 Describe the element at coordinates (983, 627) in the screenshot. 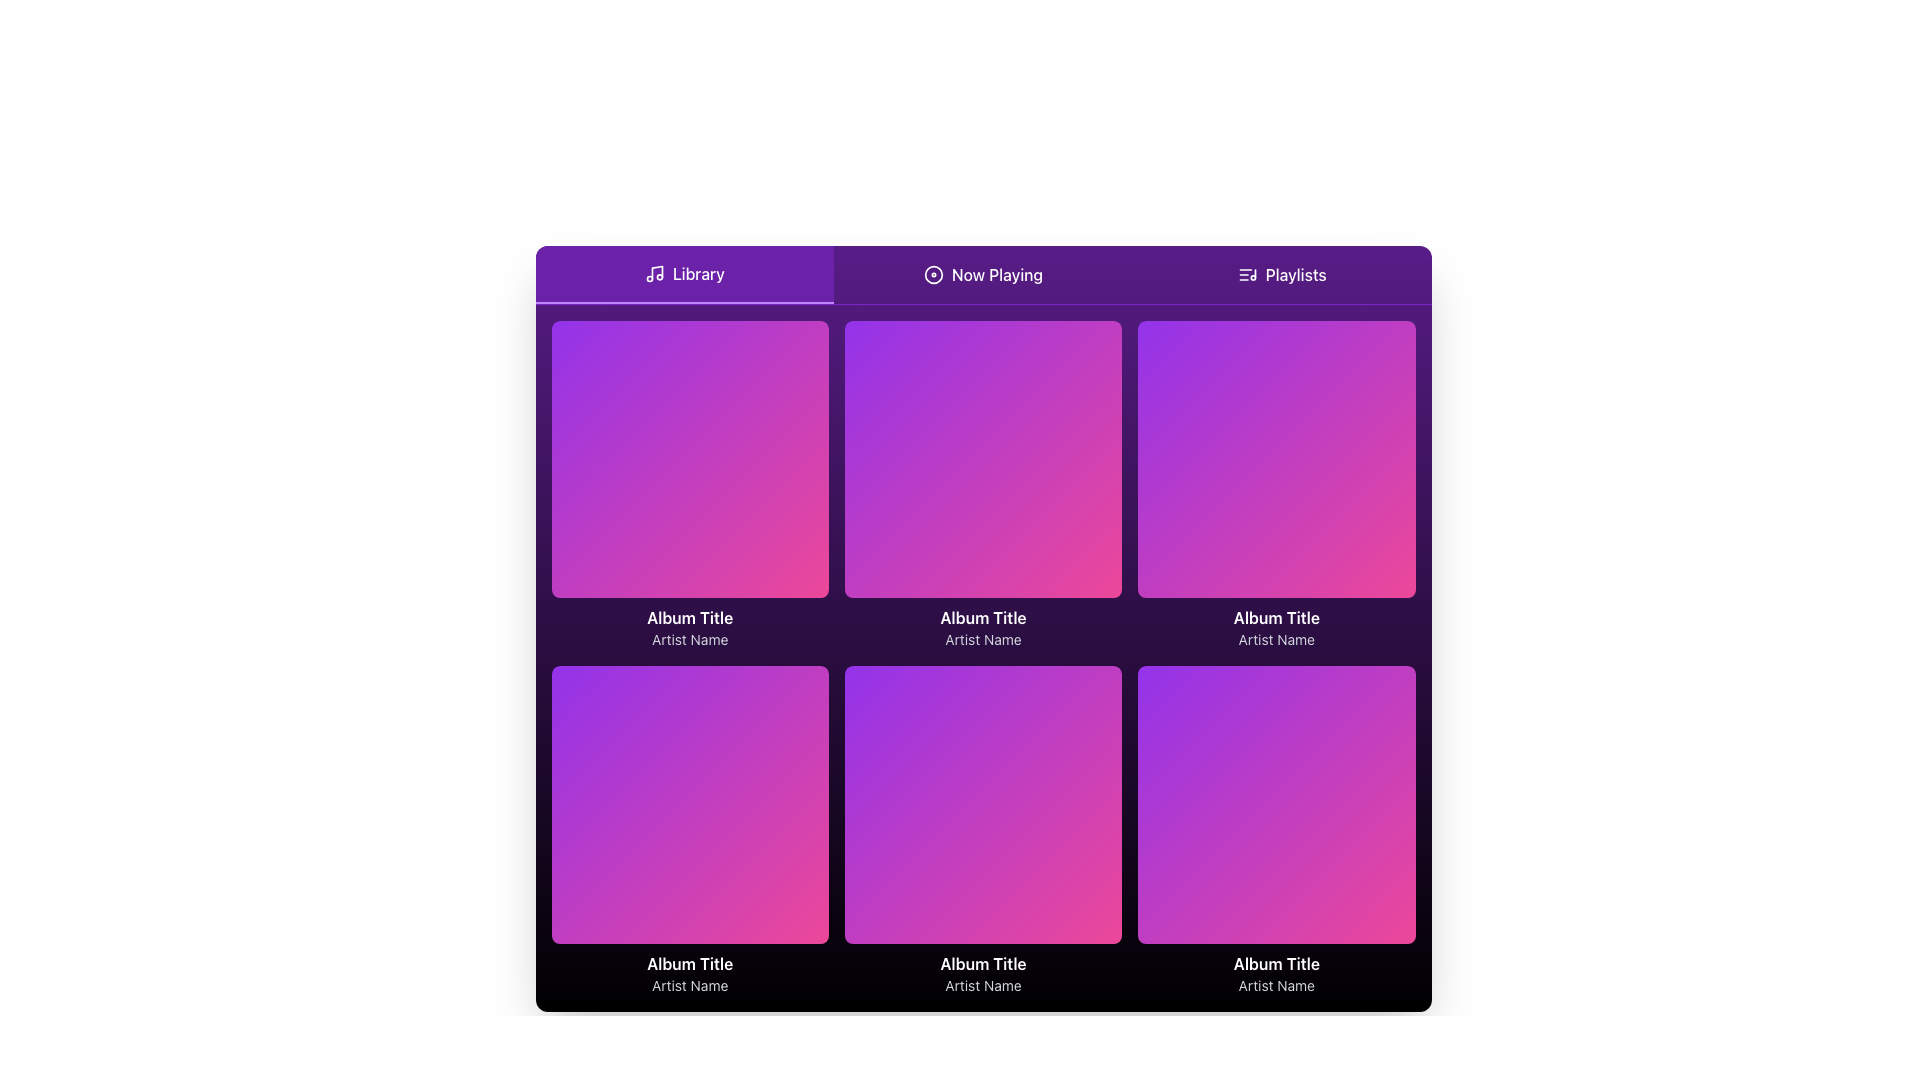

I see `information displayed in the text block labeled 'Album Title' in bold and 'Artist Name' in a smaller, gray-colored font, which is located in the middle row of the UI grid layout, specifically in the second card of the second row` at that location.